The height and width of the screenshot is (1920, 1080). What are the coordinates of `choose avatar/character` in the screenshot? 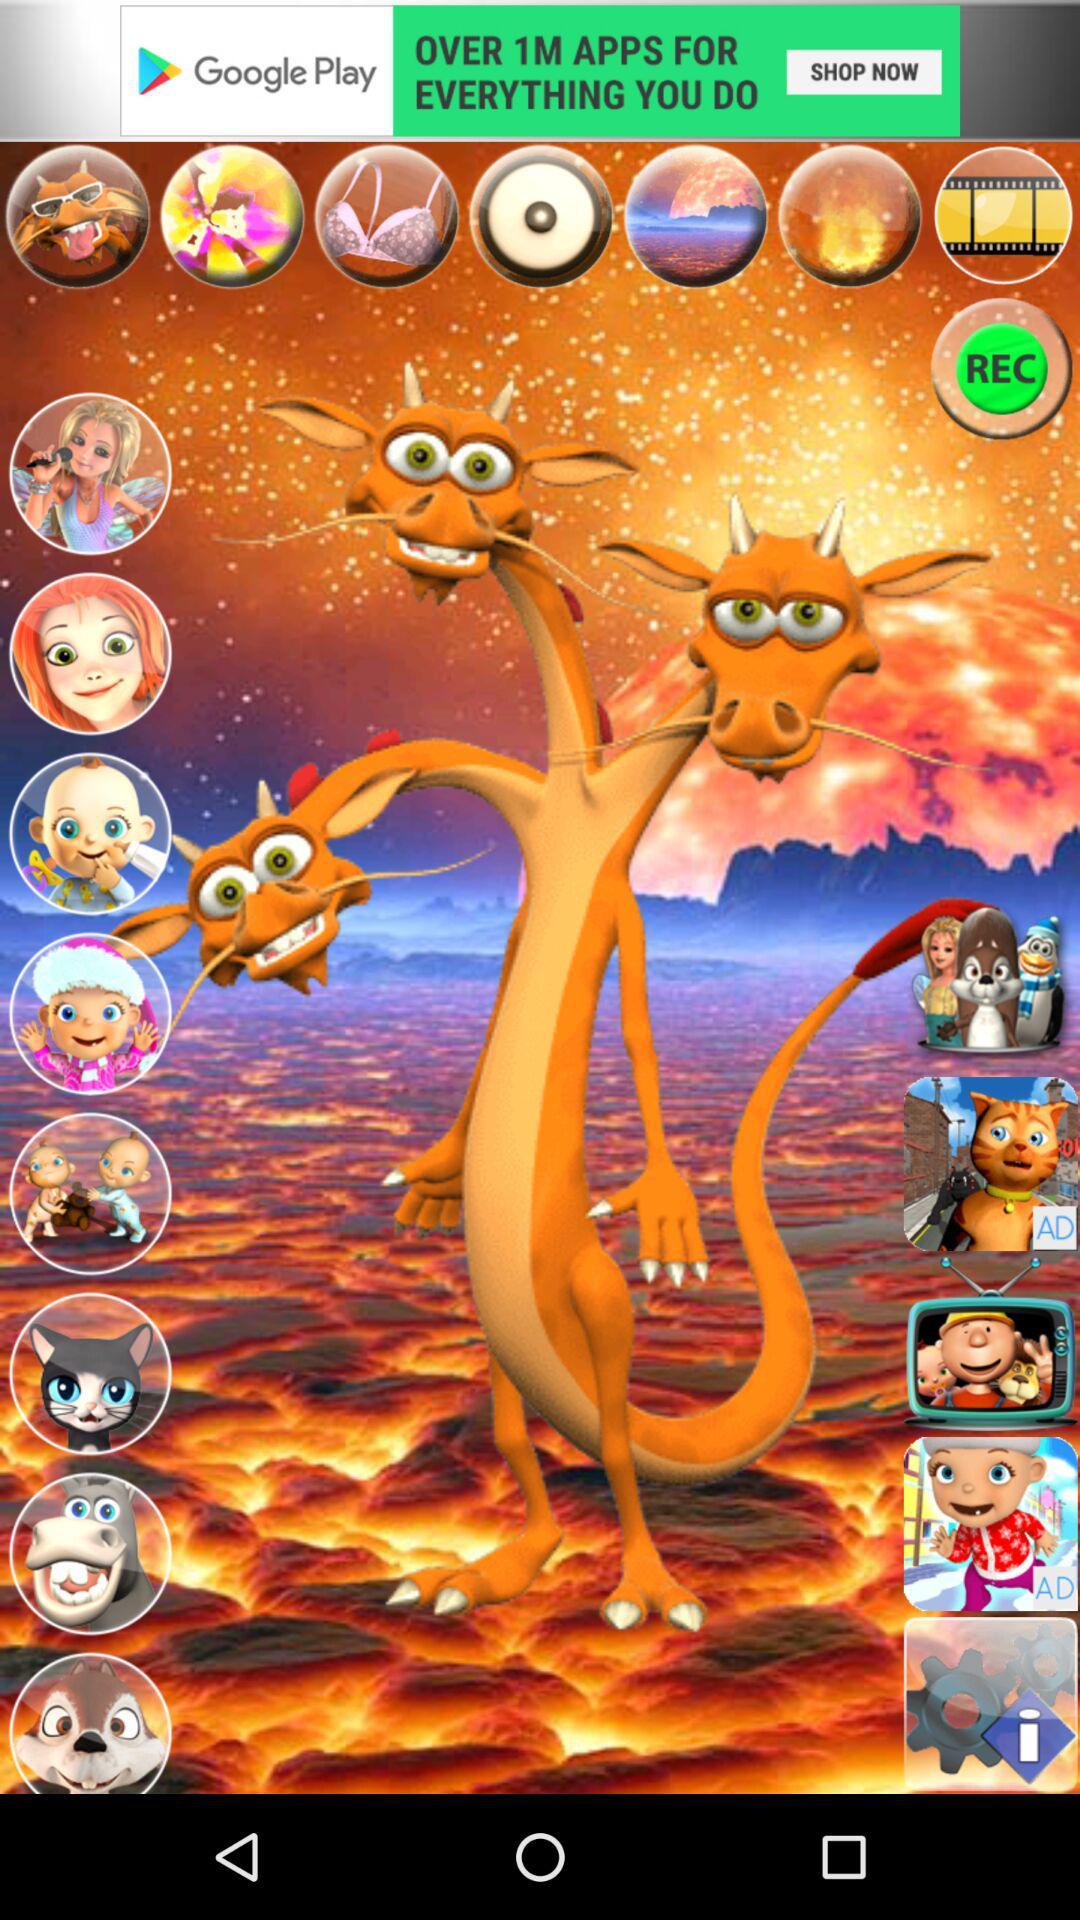 It's located at (88, 653).